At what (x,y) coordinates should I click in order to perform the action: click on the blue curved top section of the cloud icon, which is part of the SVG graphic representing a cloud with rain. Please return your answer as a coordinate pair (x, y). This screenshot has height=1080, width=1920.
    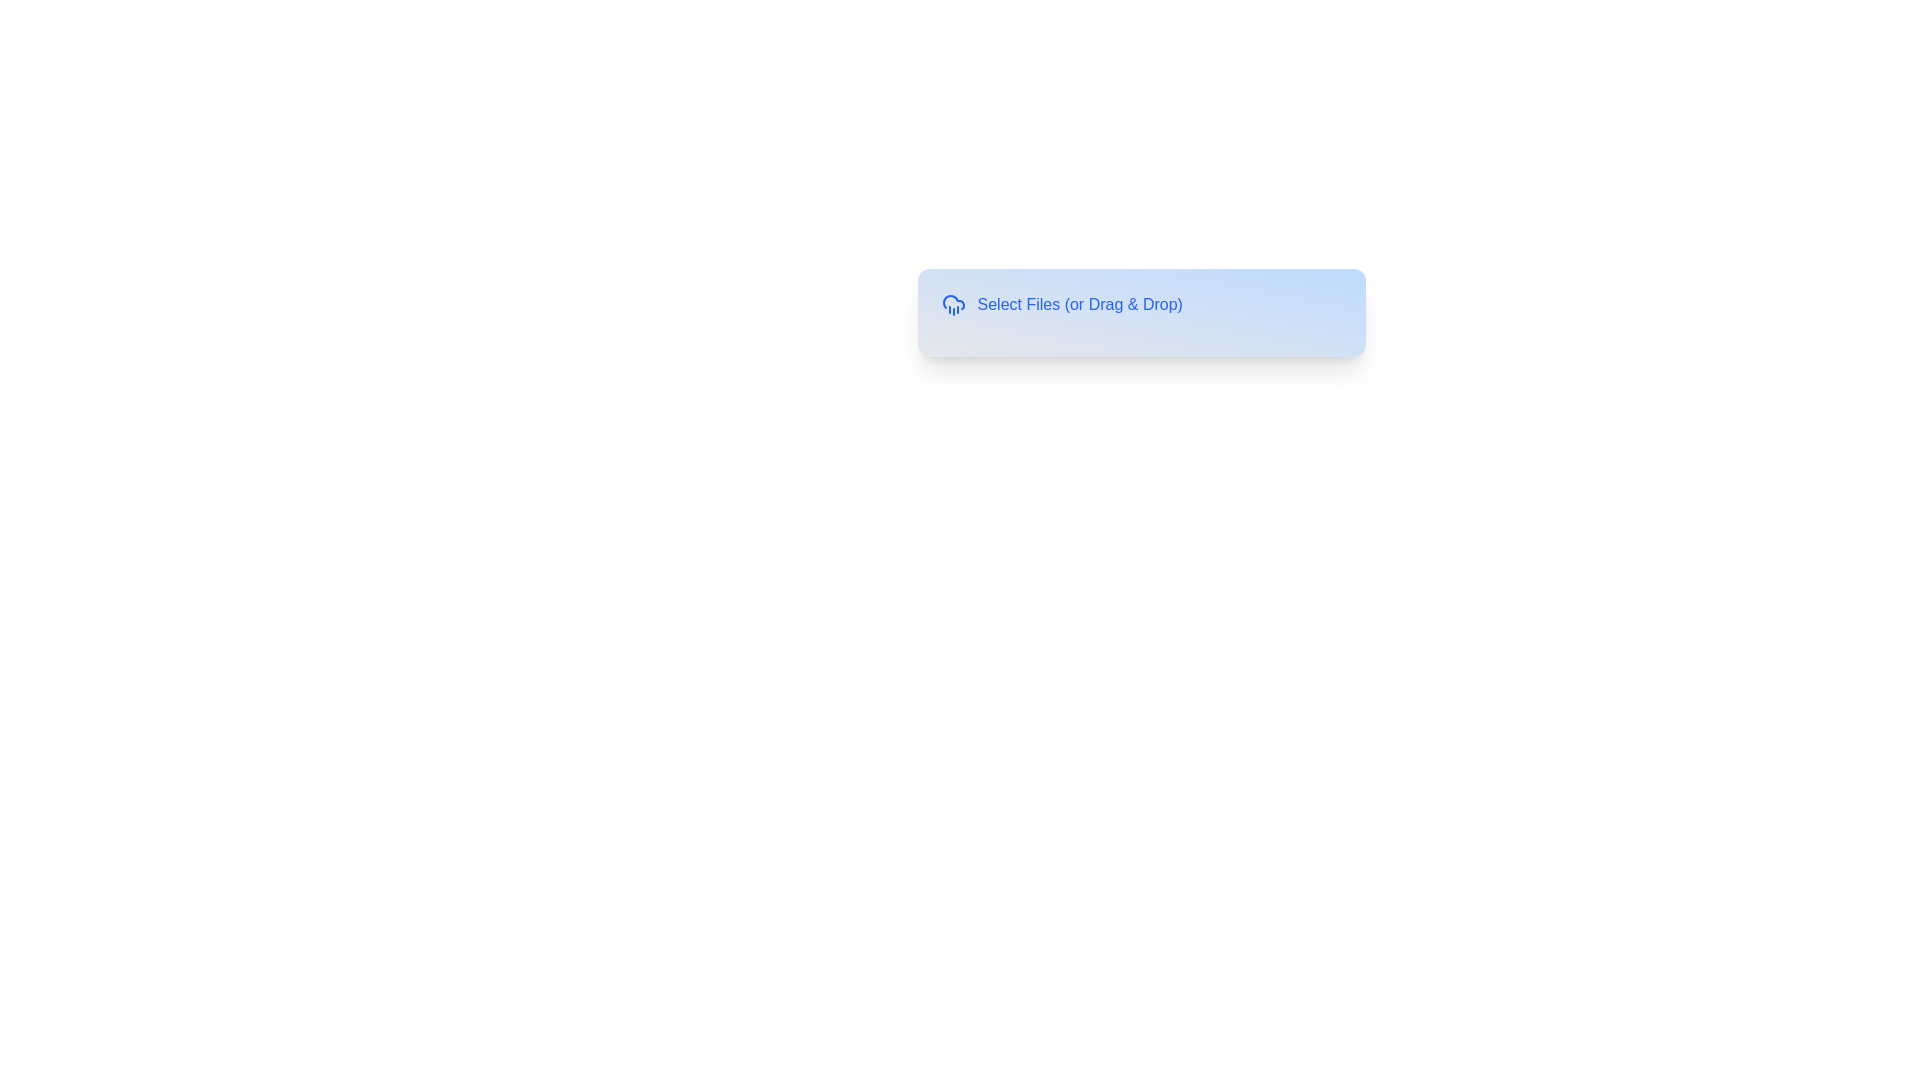
    Looking at the image, I should click on (952, 302).